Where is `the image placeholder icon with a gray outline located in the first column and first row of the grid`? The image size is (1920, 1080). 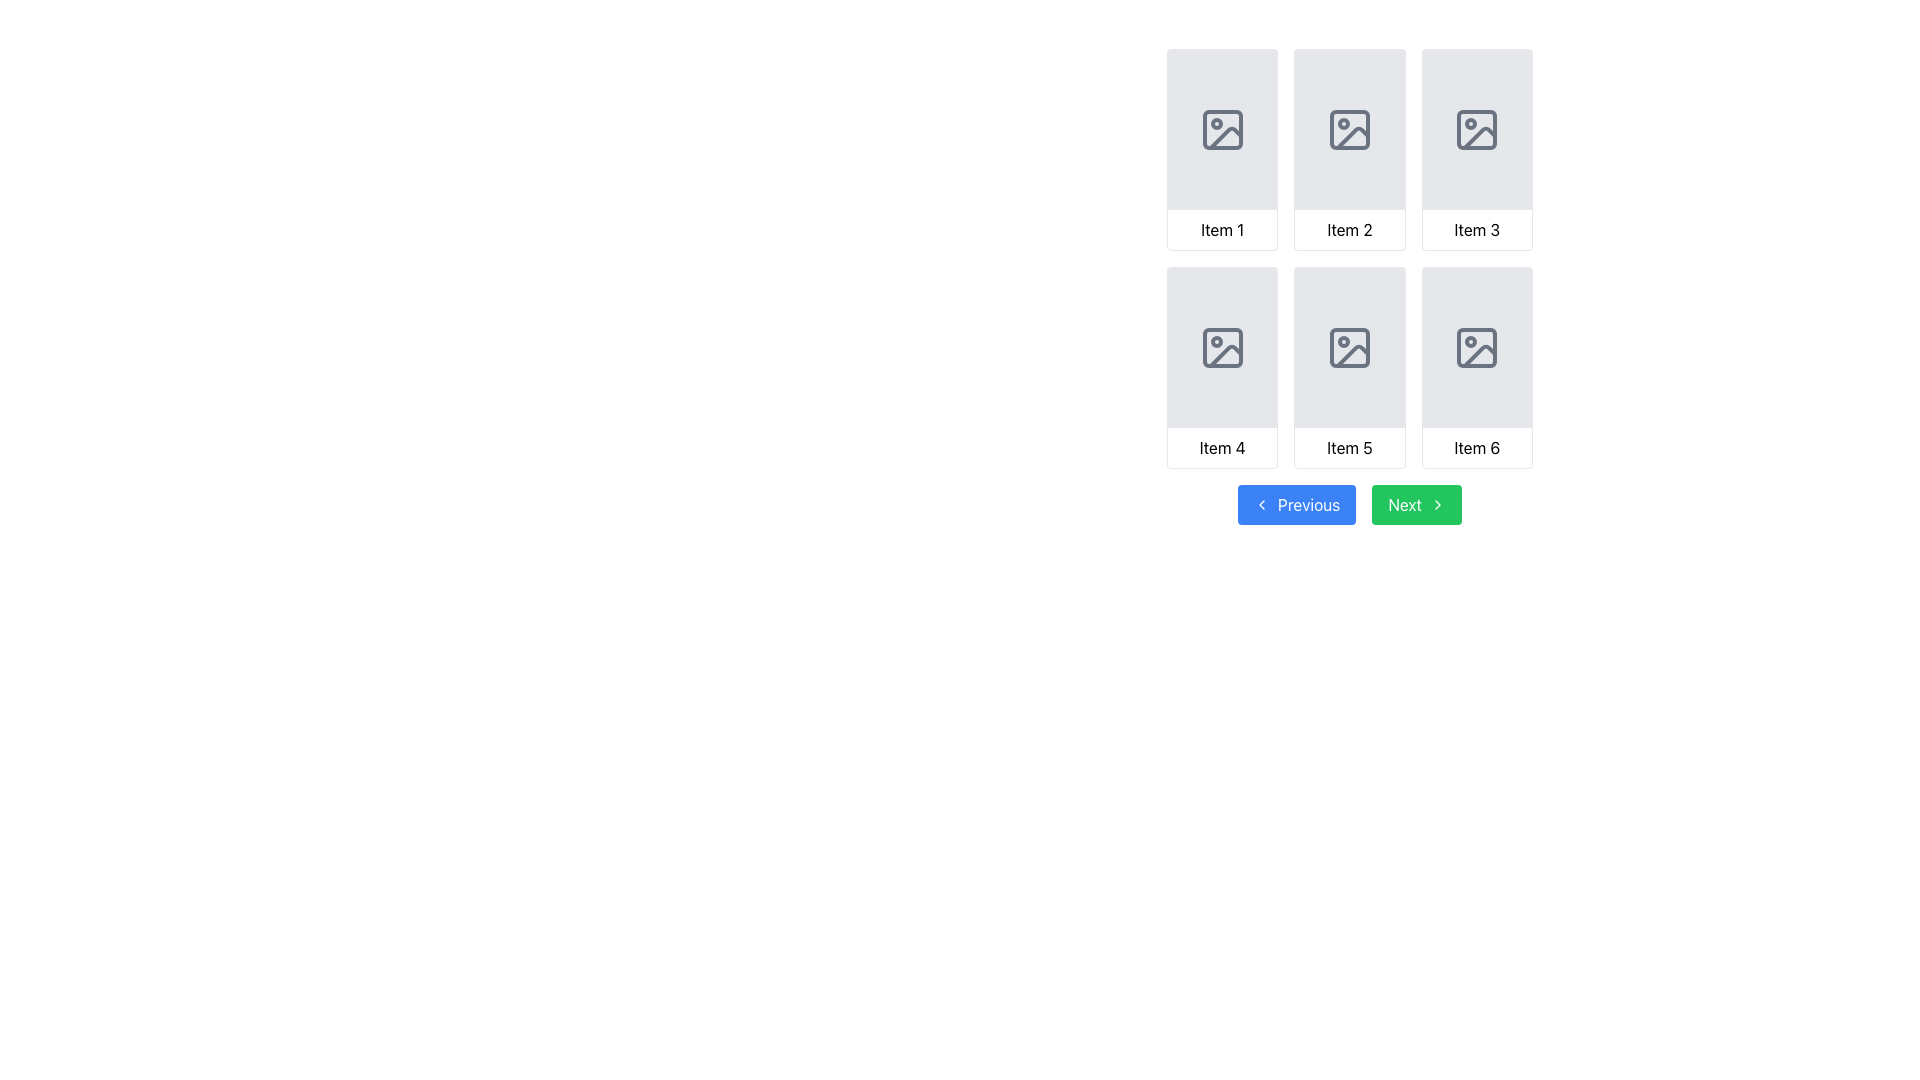
the image placeholder icon with a gray outline located in the first column and first row of the grid is located at coordinates (1221, 130).